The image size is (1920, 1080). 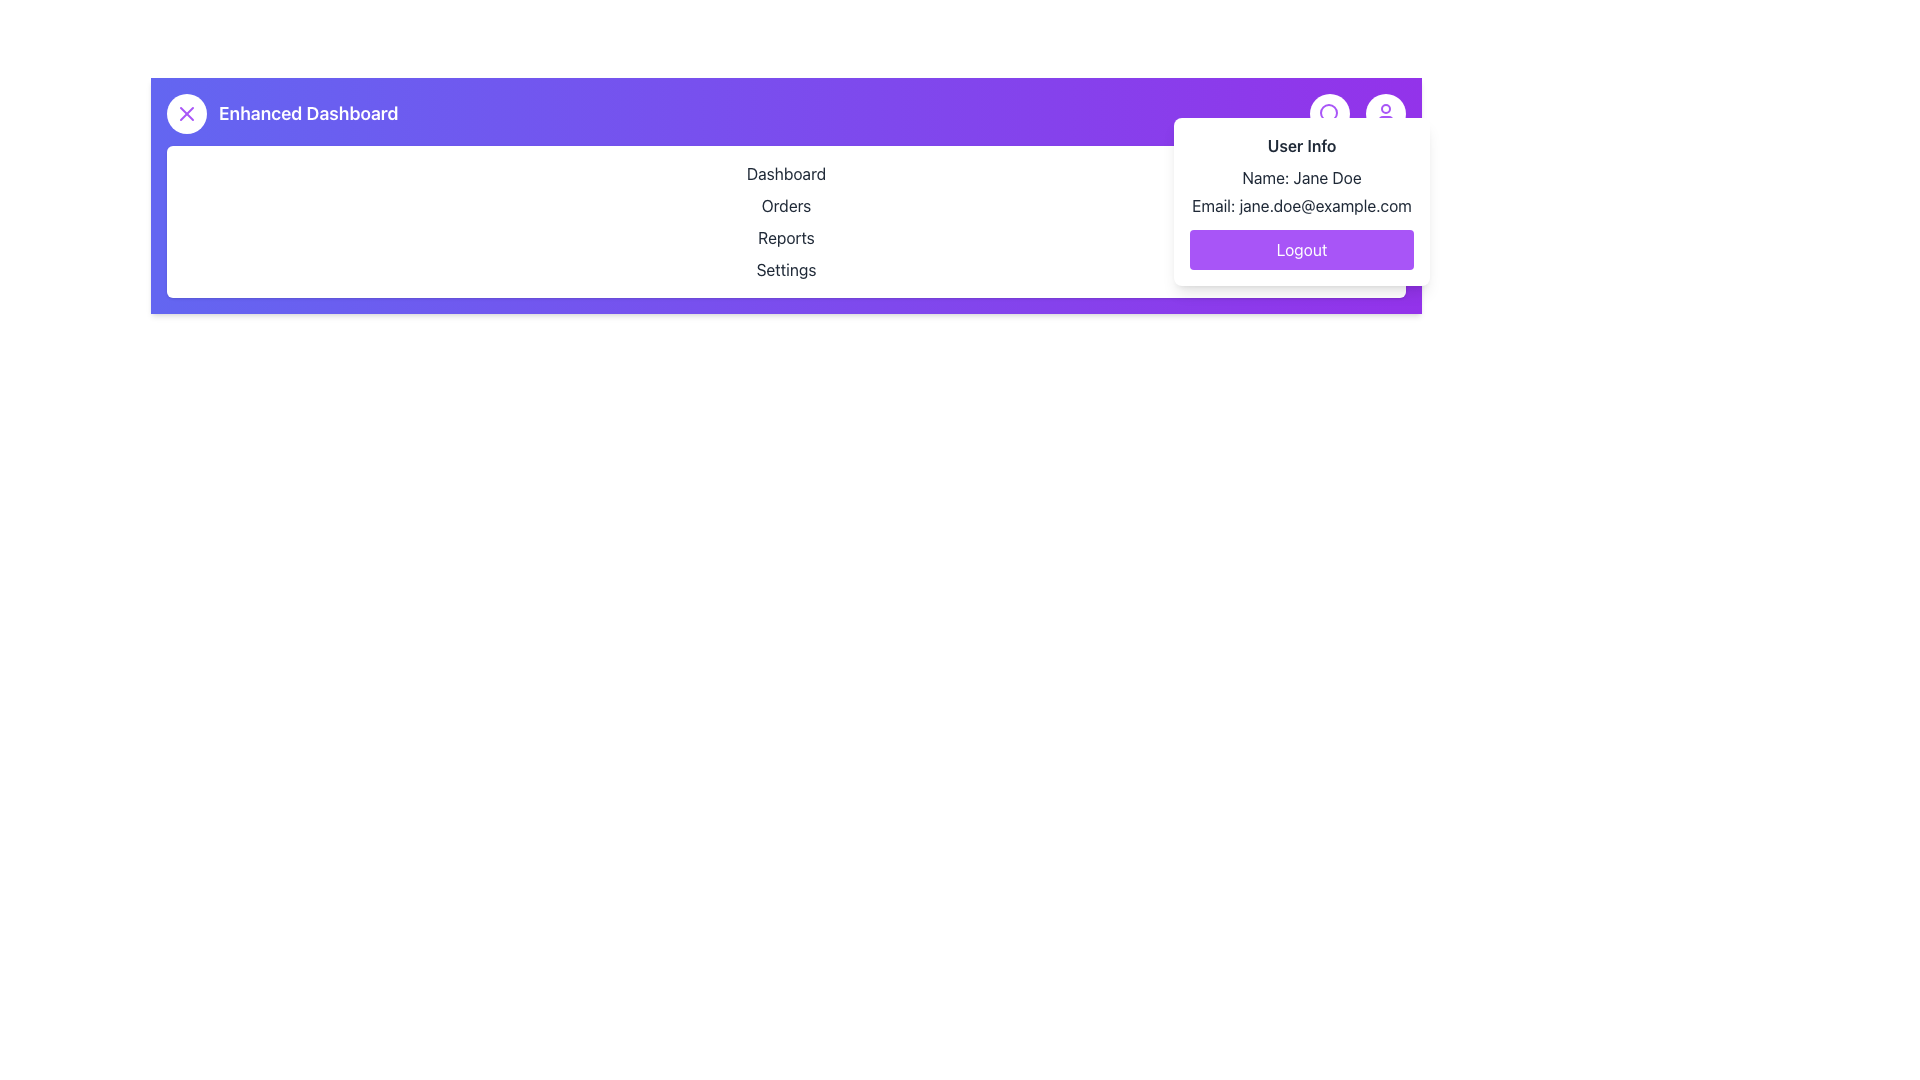 I want to click on the interactive button located in the upper right corner of the interface, so click(x=1329, y=114).